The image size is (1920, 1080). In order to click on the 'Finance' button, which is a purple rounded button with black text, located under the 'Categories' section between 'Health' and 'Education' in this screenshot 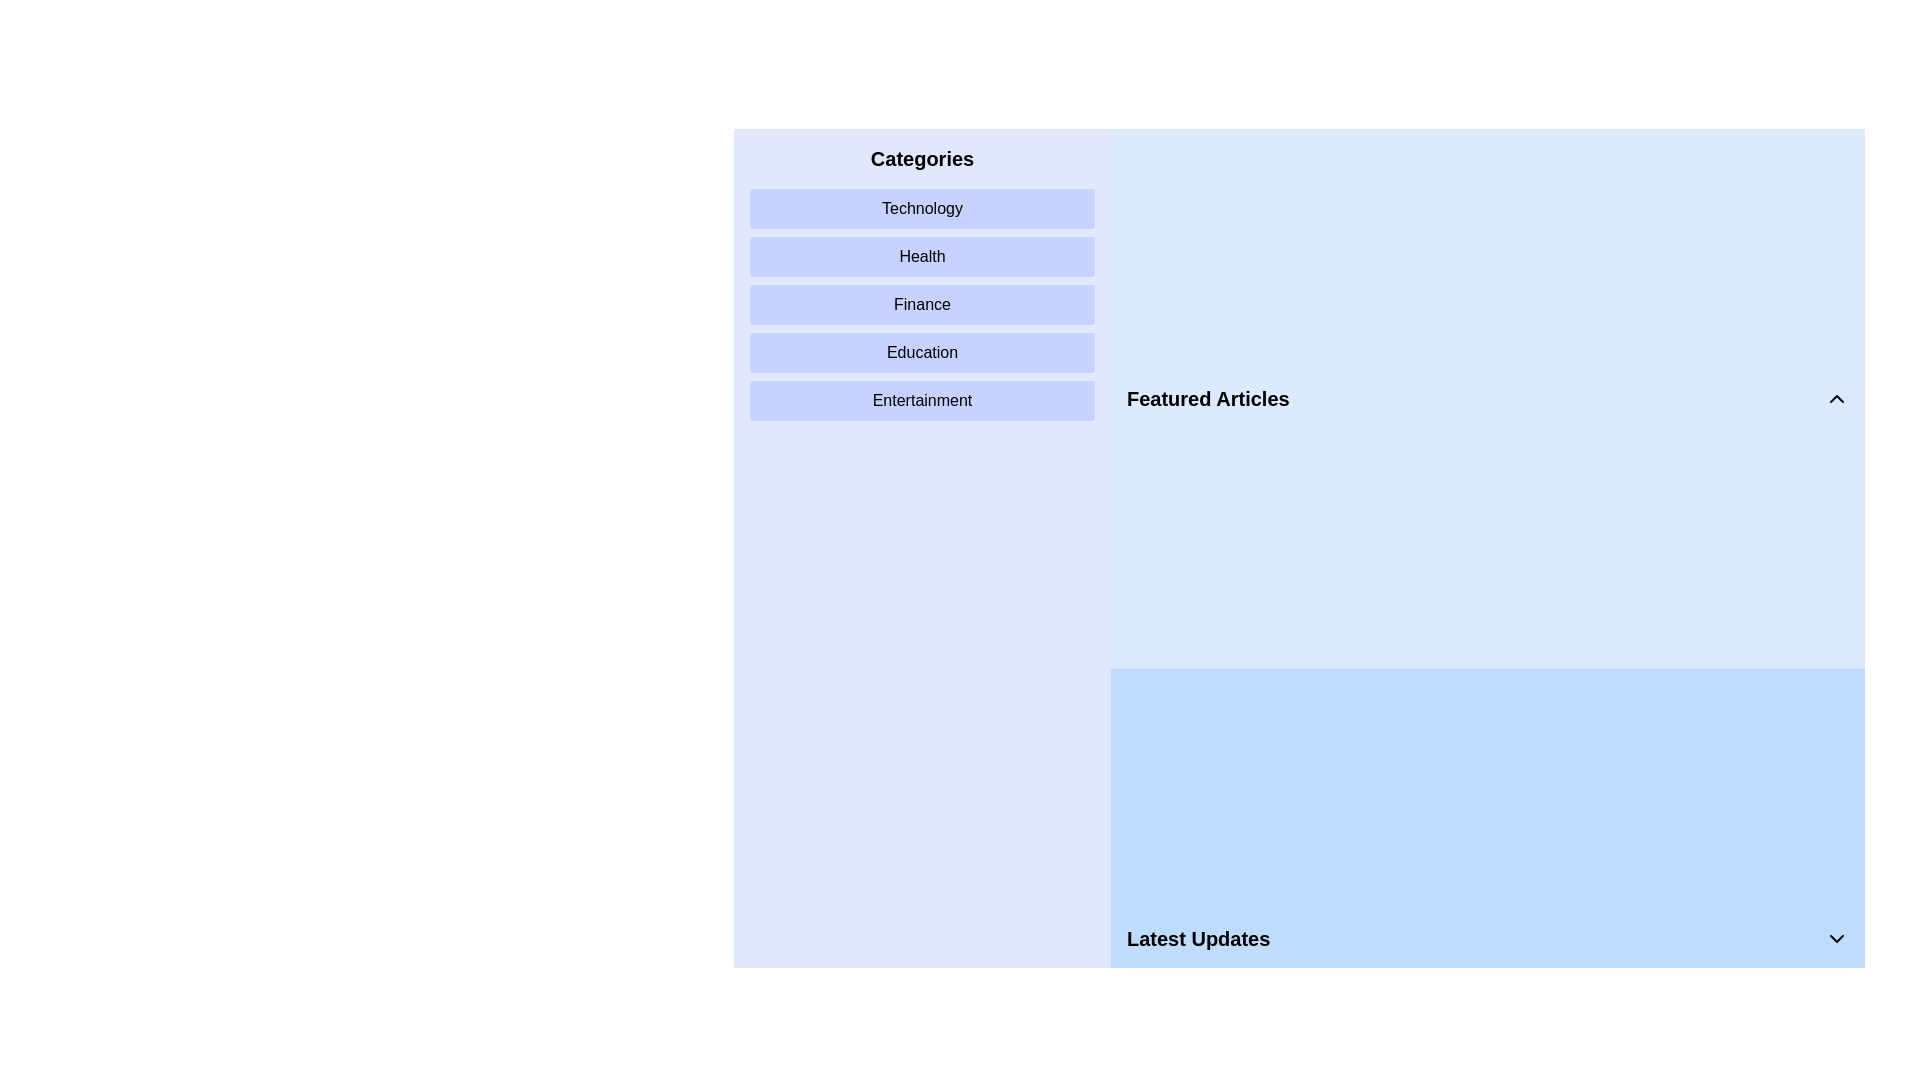, I will do `click(921, 304)`.